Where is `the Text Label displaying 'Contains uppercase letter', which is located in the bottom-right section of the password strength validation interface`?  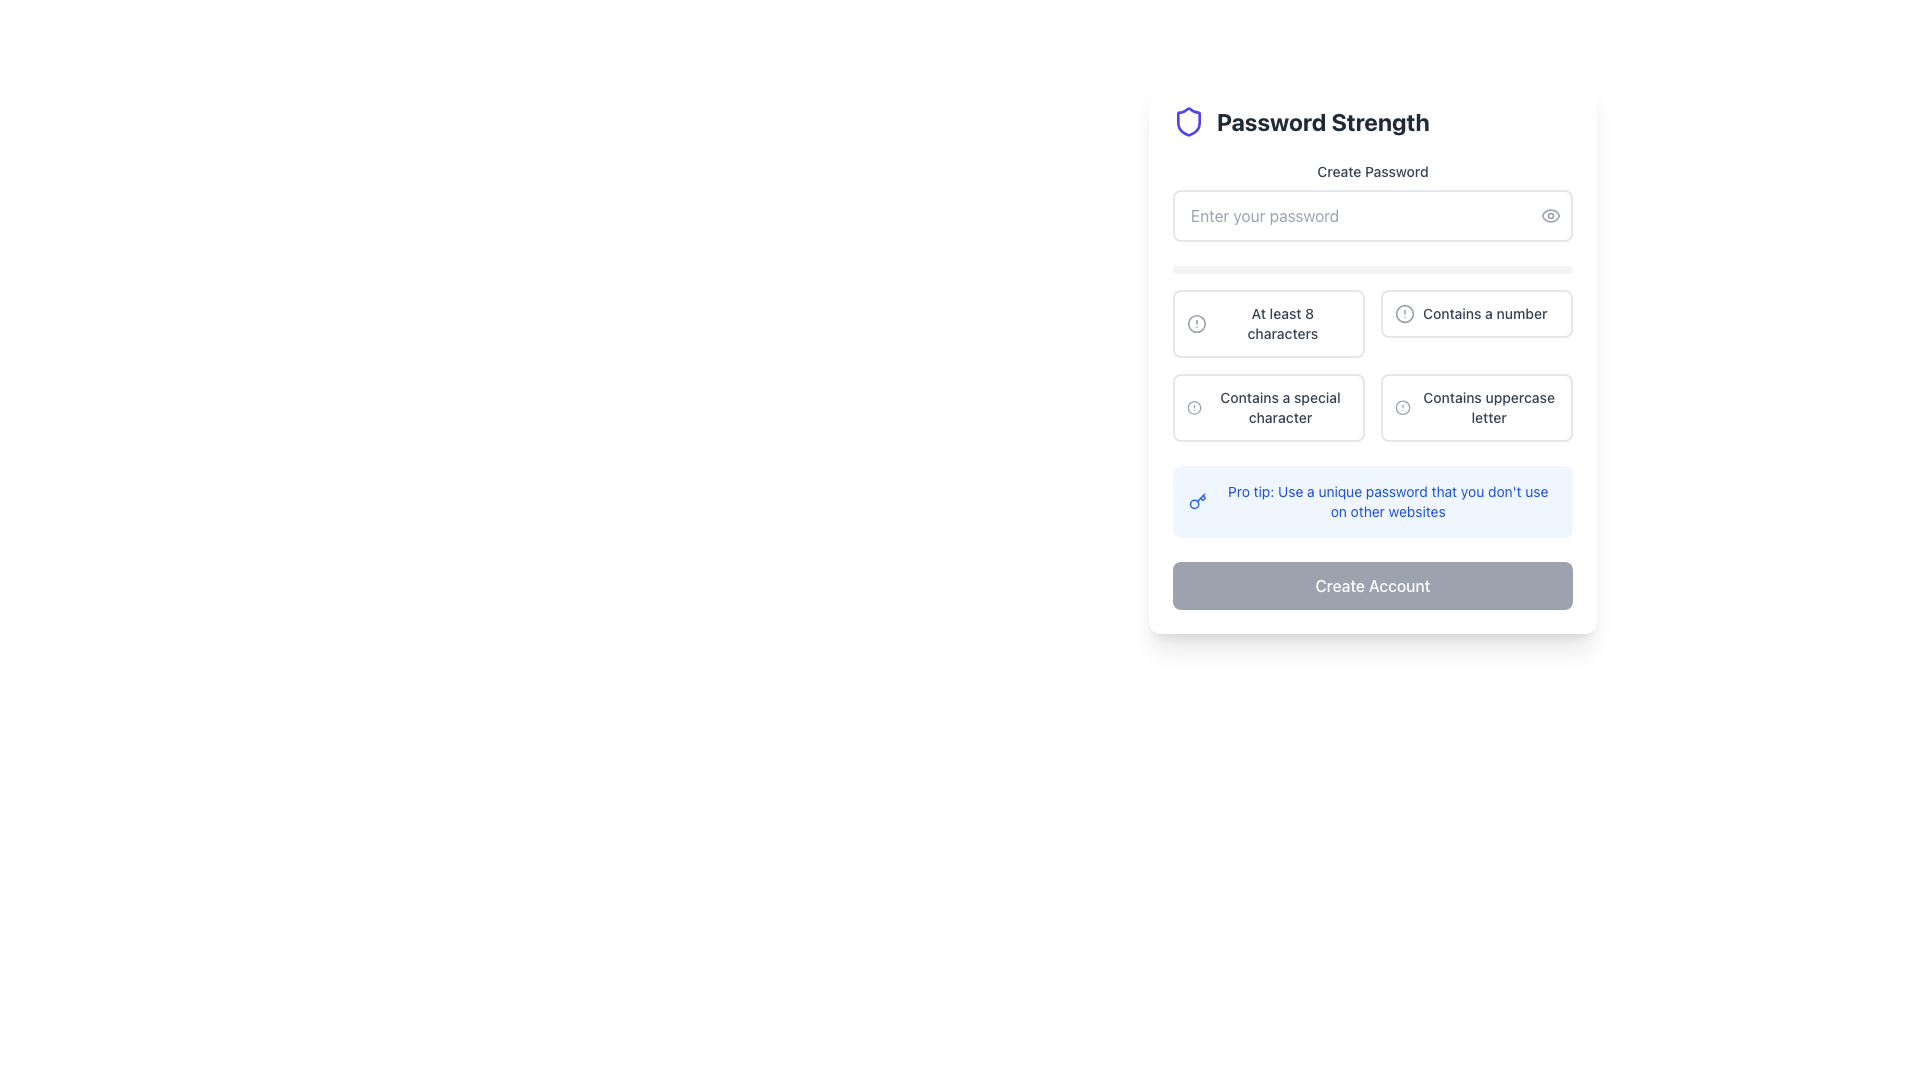 the Text Label displaying 'Contains uppercase letter', which is located in the bottom-right section of the password strength validation interface is located at coordinates (1489, 407).